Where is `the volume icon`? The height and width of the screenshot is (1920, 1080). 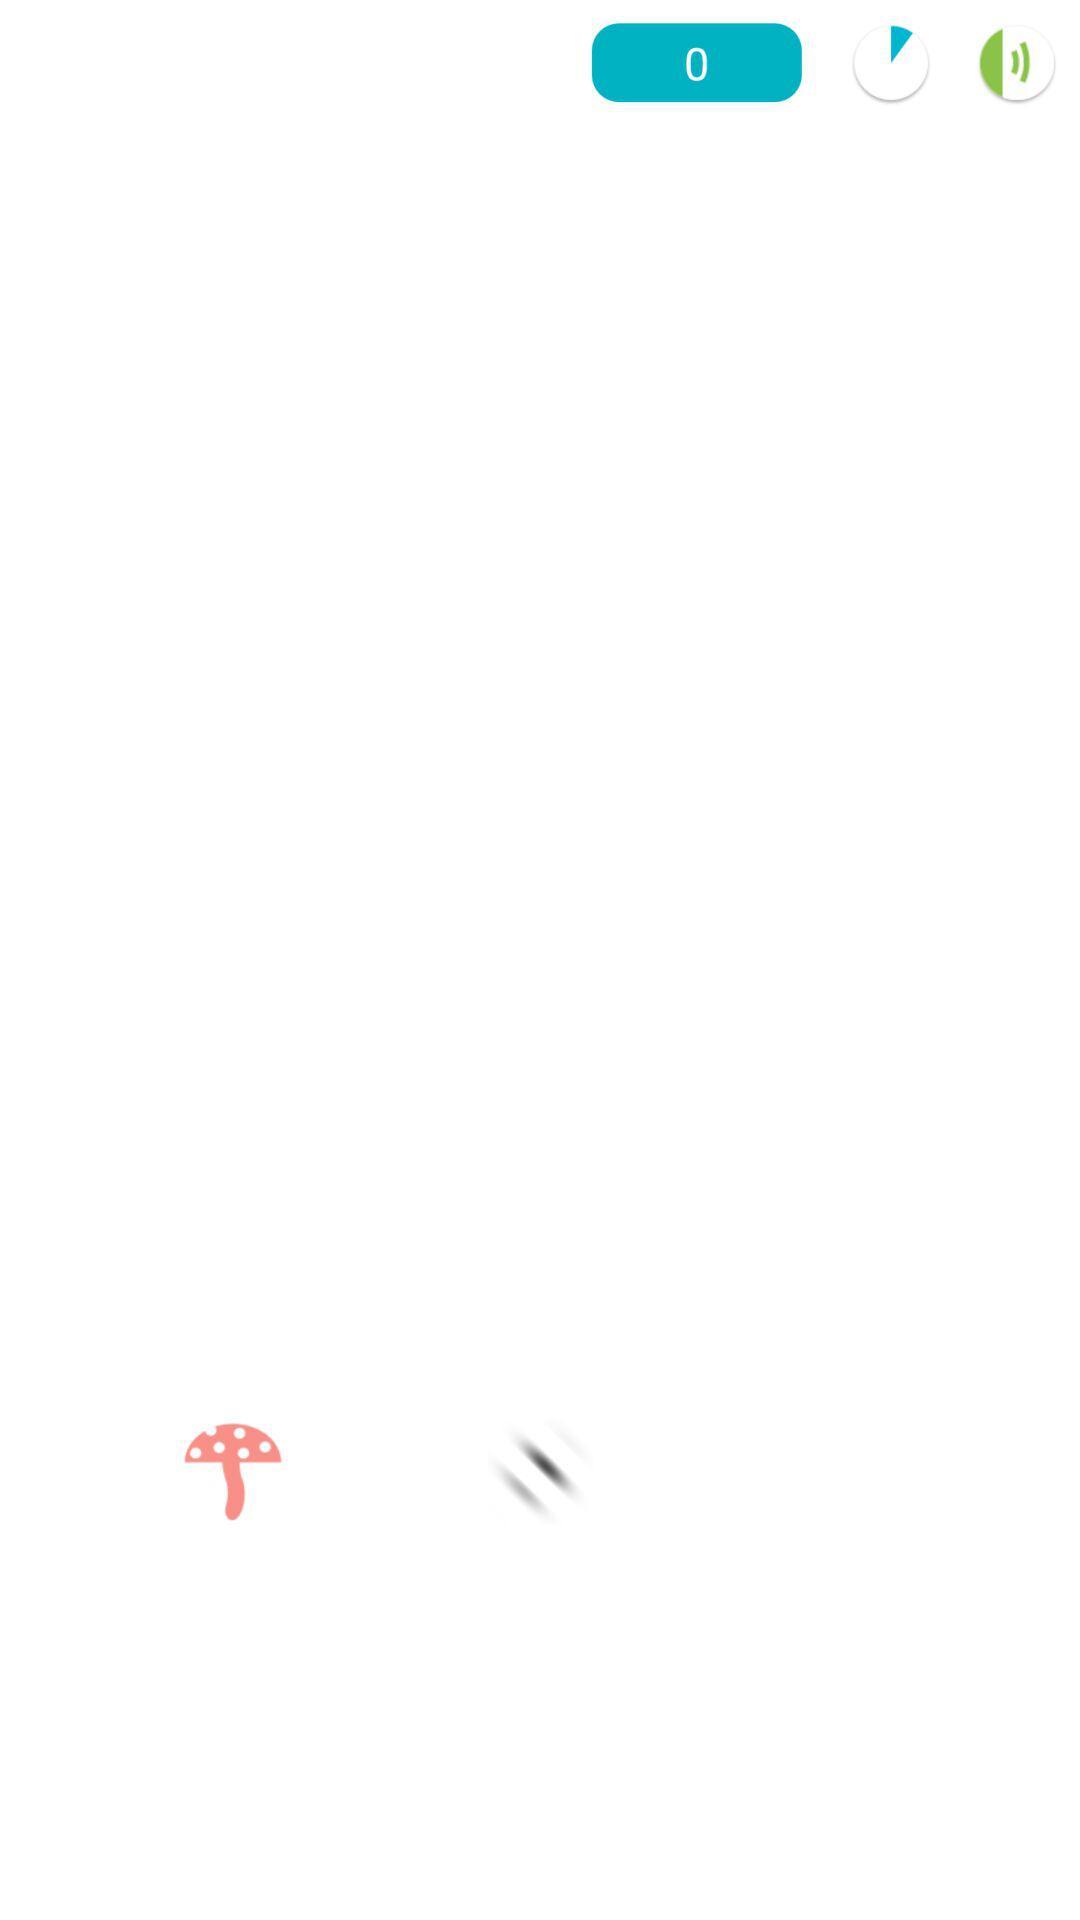 the volume icon is located at coordinates (1017, 62).